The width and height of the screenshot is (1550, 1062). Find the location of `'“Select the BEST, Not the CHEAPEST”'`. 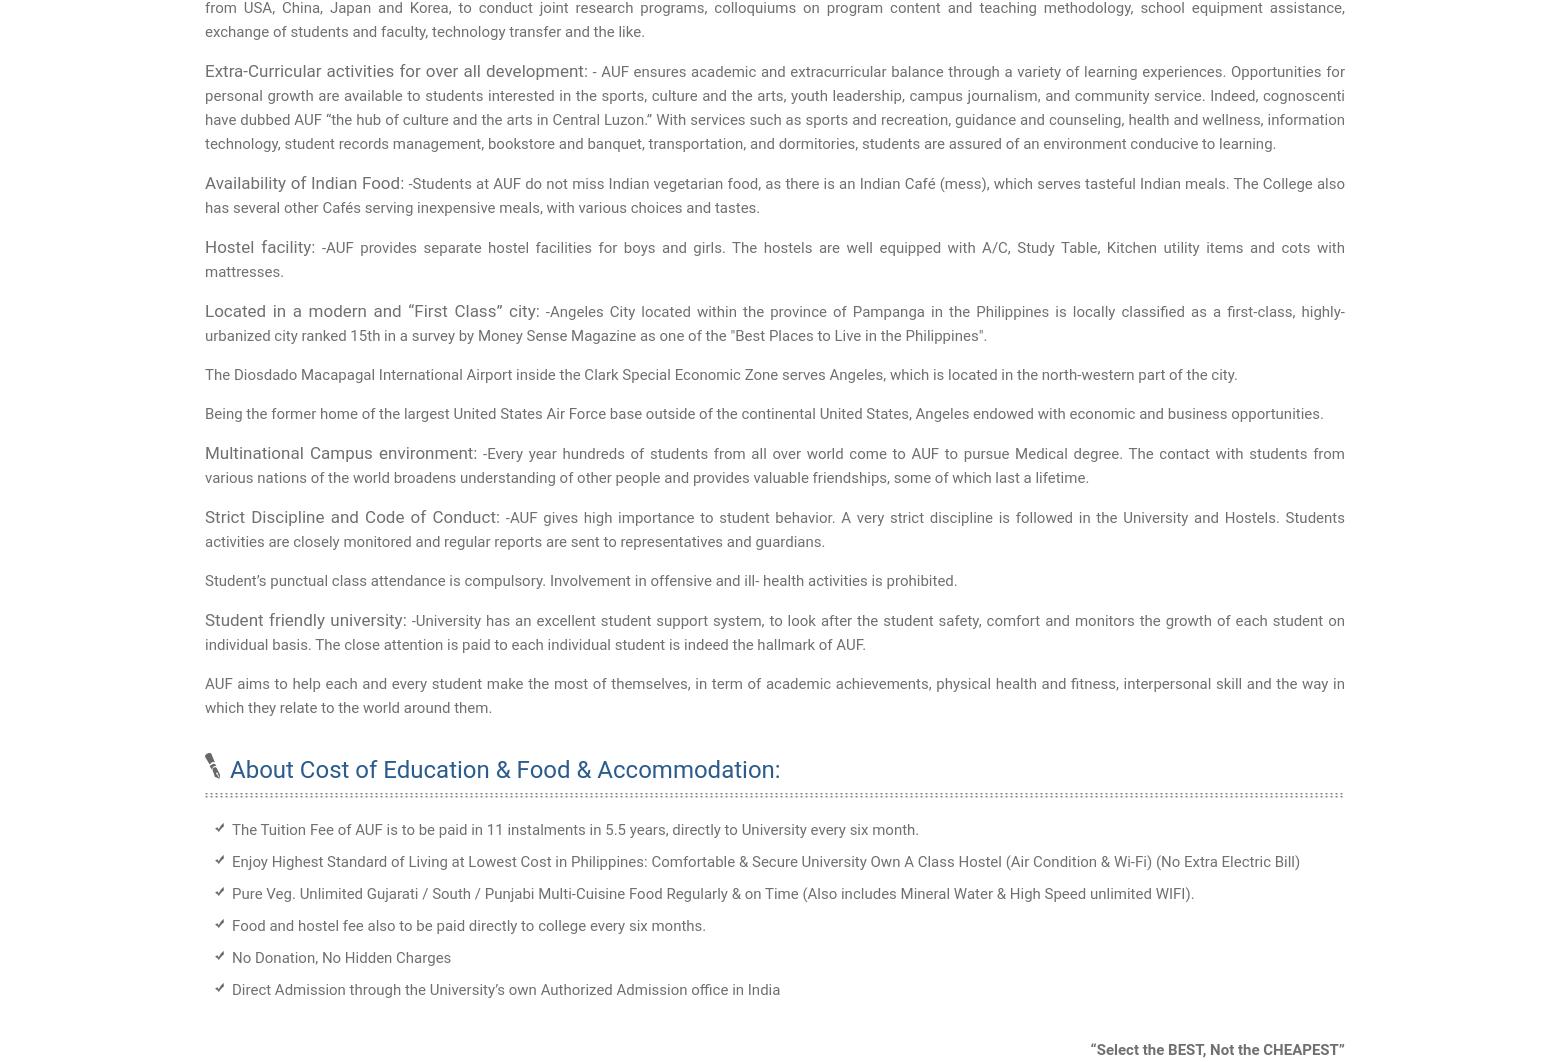

'“Select the BEST, Not the CHEAPEST”' is located at coordinates (1217, 1048).